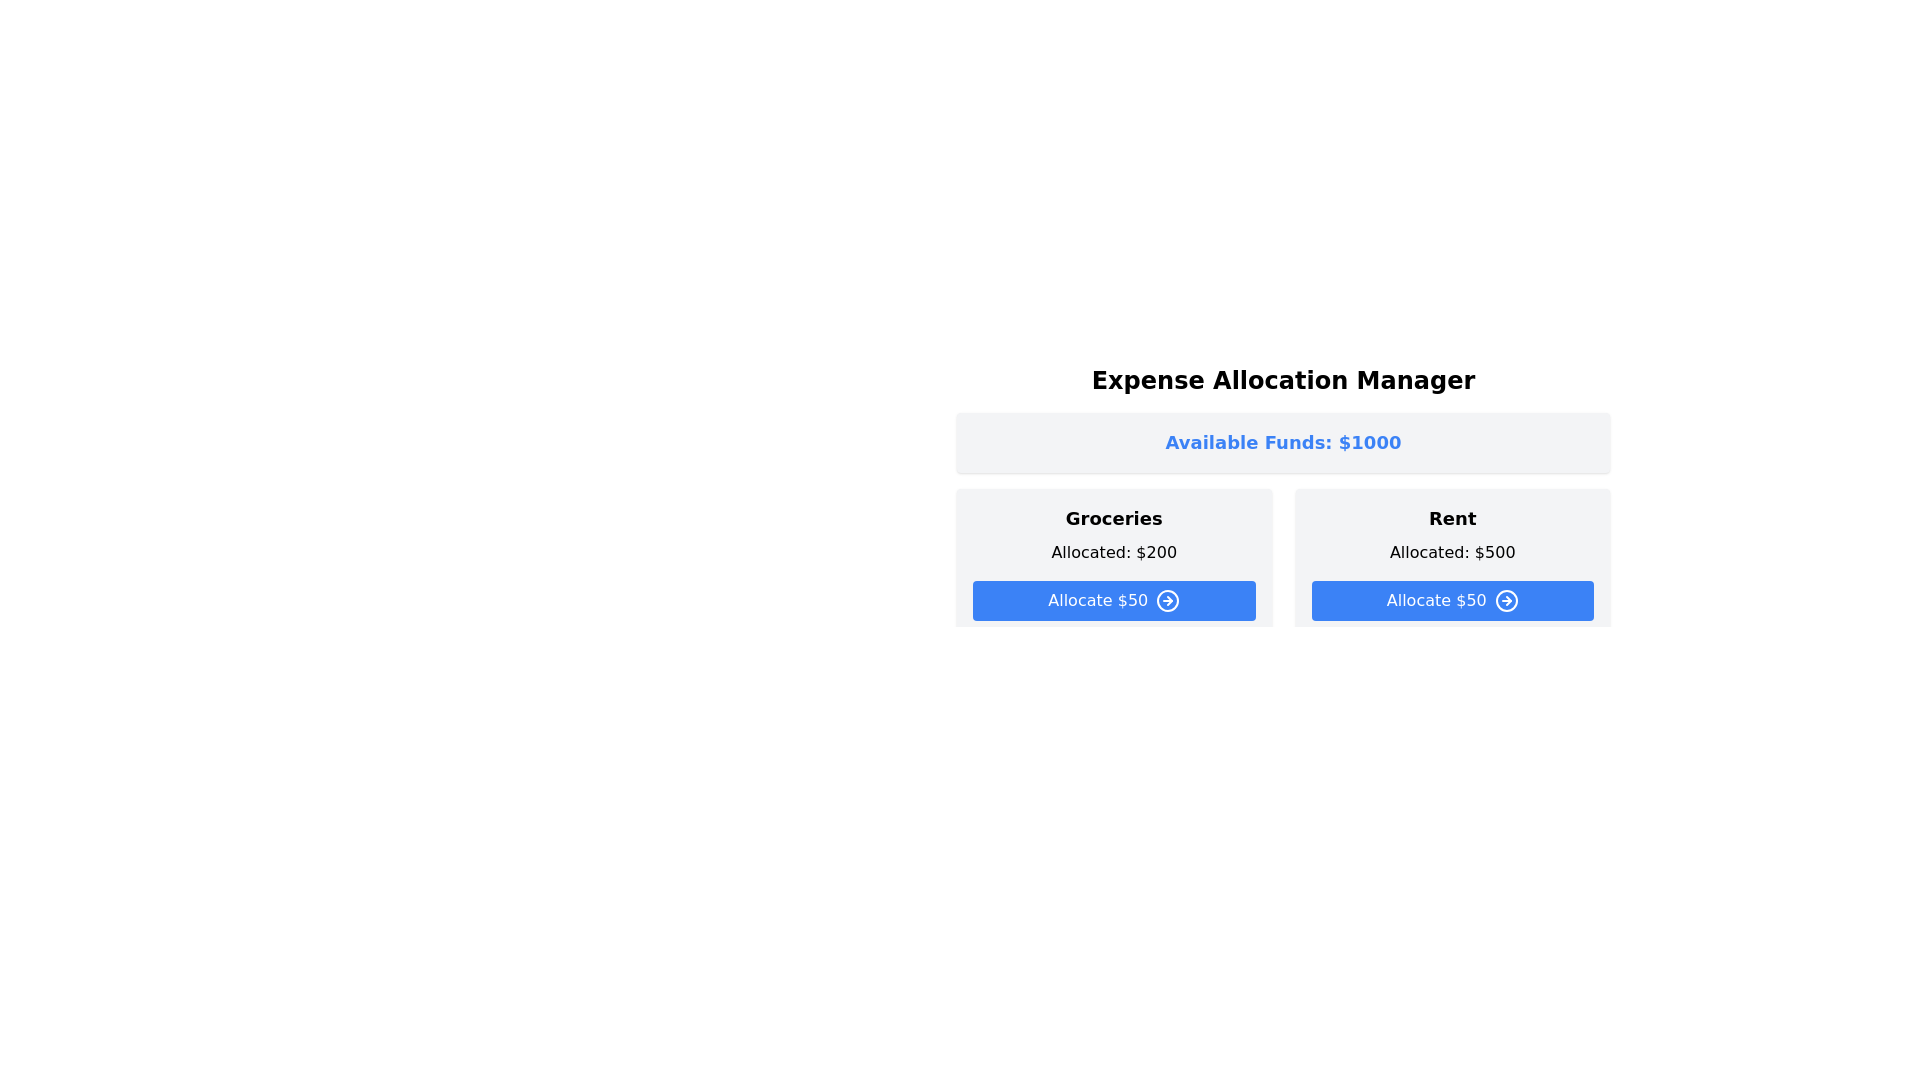  What do you see at coordinates (1452, 600) in the screenshot?
I see `the button that allocates $50 towards the 'Rent' category` at bounding box center [1452, 600].